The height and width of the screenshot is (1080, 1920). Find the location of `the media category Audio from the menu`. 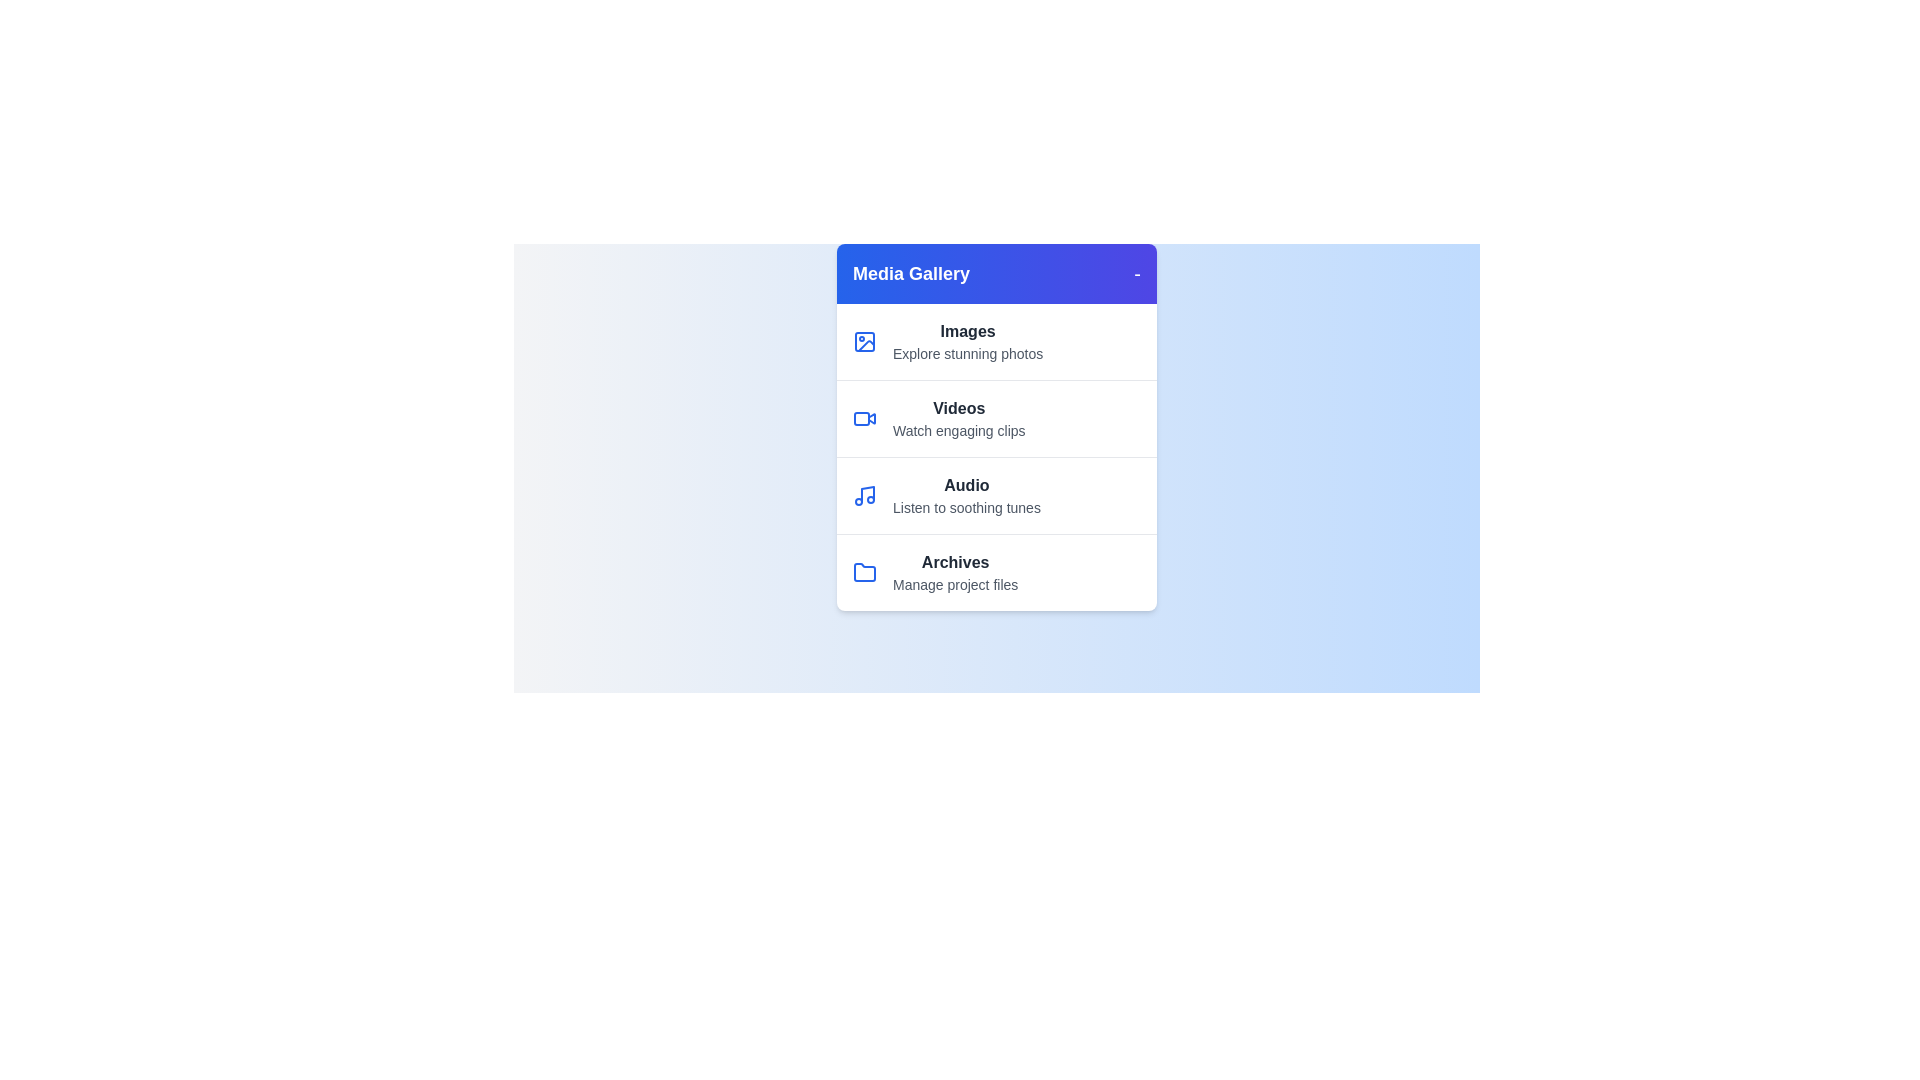

the media category Audio from the menu is located at coordinates (997, 495).